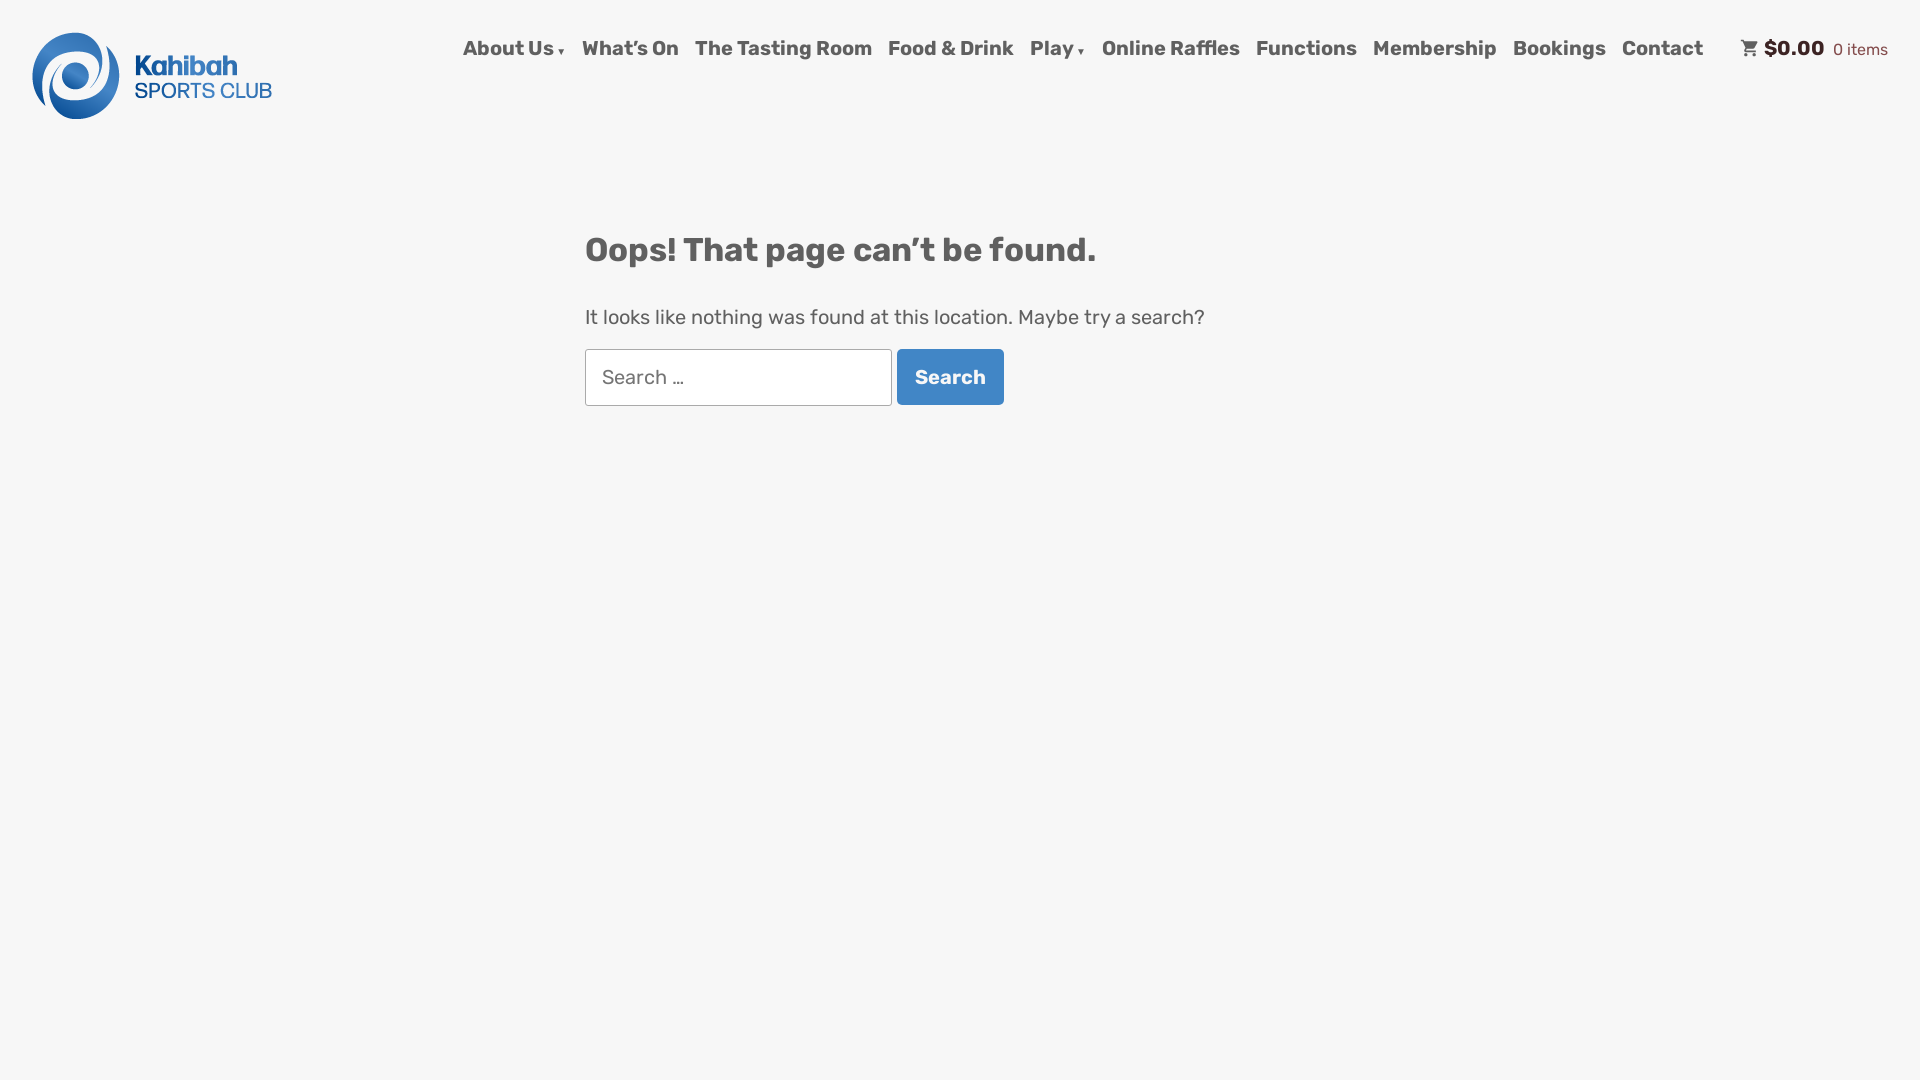 This screenshot has width=1920, height=1080. I want to click on 'Membership', so click(1371, 48).